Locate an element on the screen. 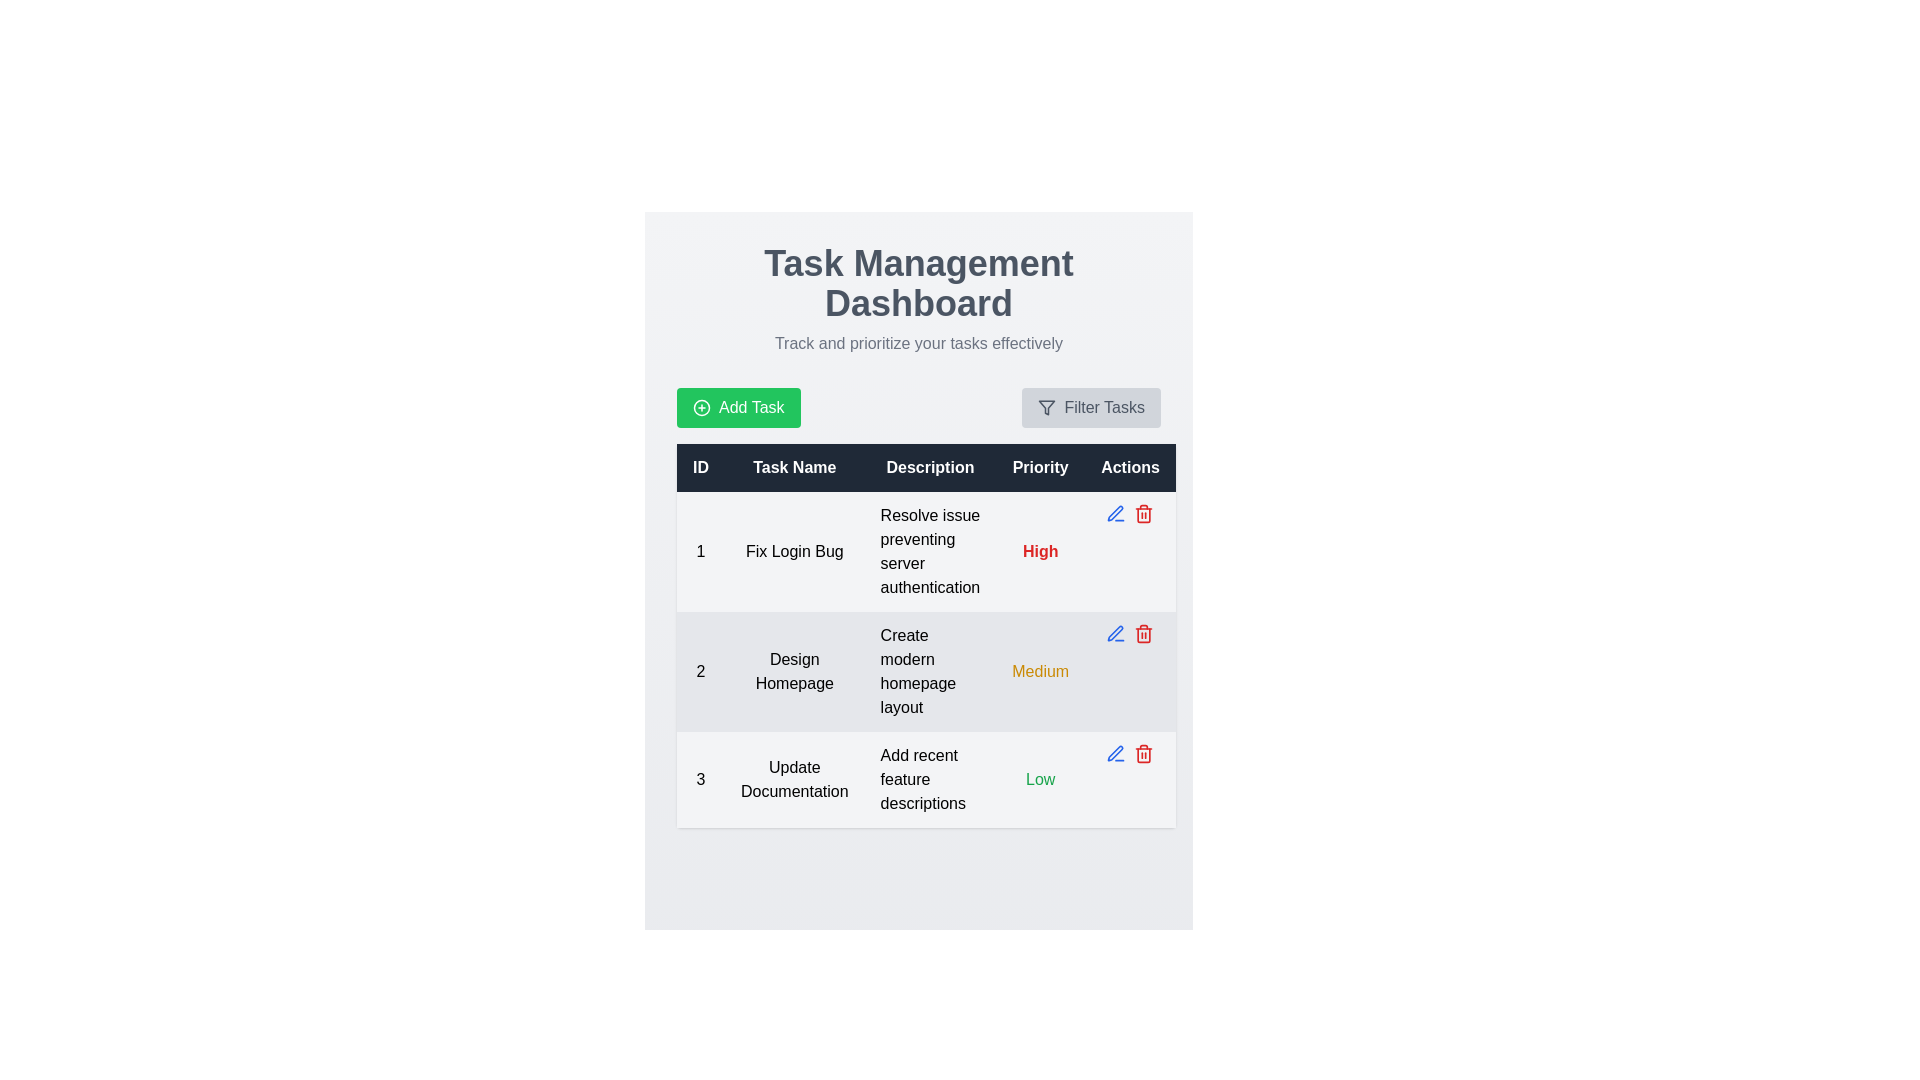 The height and width of the screenshot is (1080, 1920). the Text Label displaying 'Update Documentation' located in the 'Task Name' column of the task management table is located at coordinates (793, 778).